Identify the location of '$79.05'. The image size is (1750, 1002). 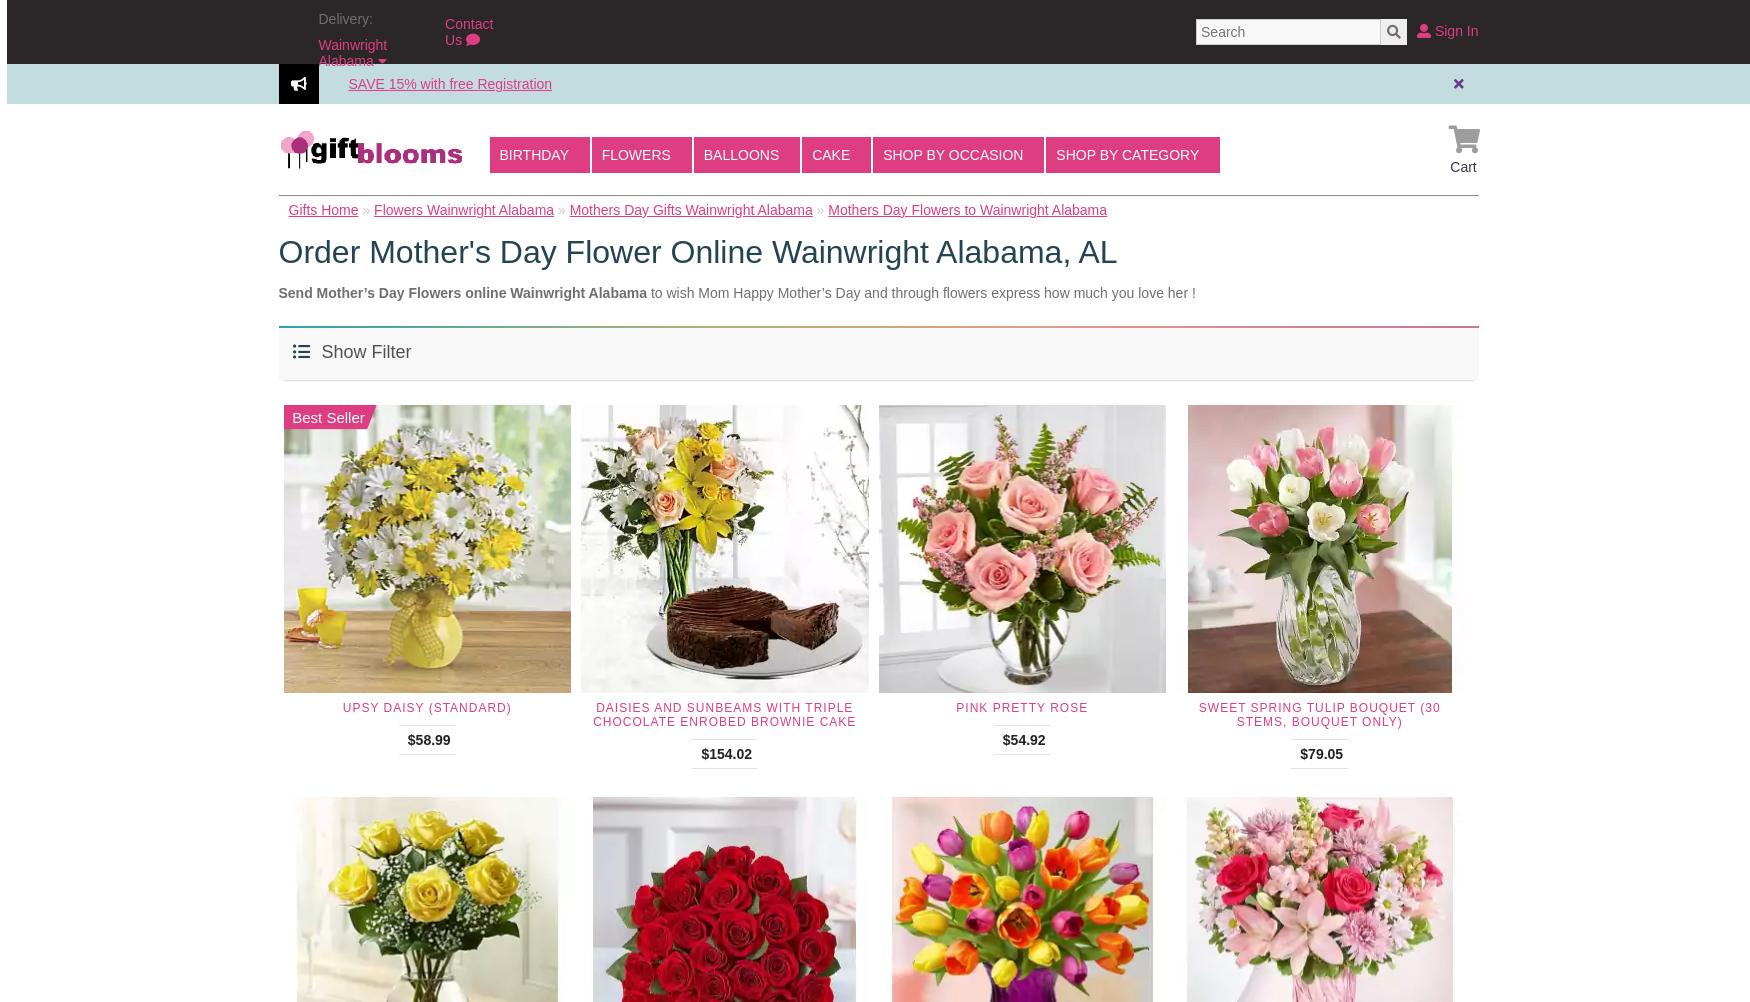
(1321, 752).